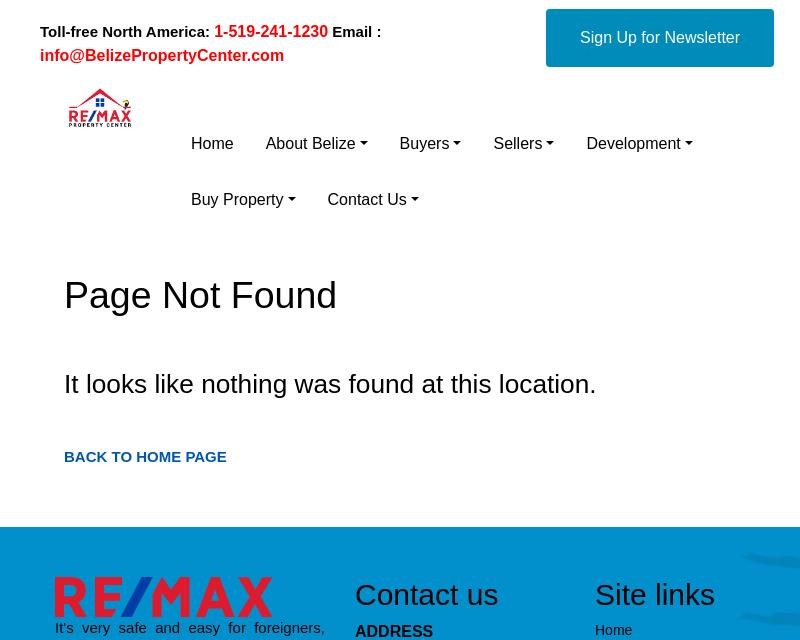 This screenshot has height=640, width=800. Describe the element at coordinates (236, 199) in the screenshot. I see `'Buy Property'` at that location.